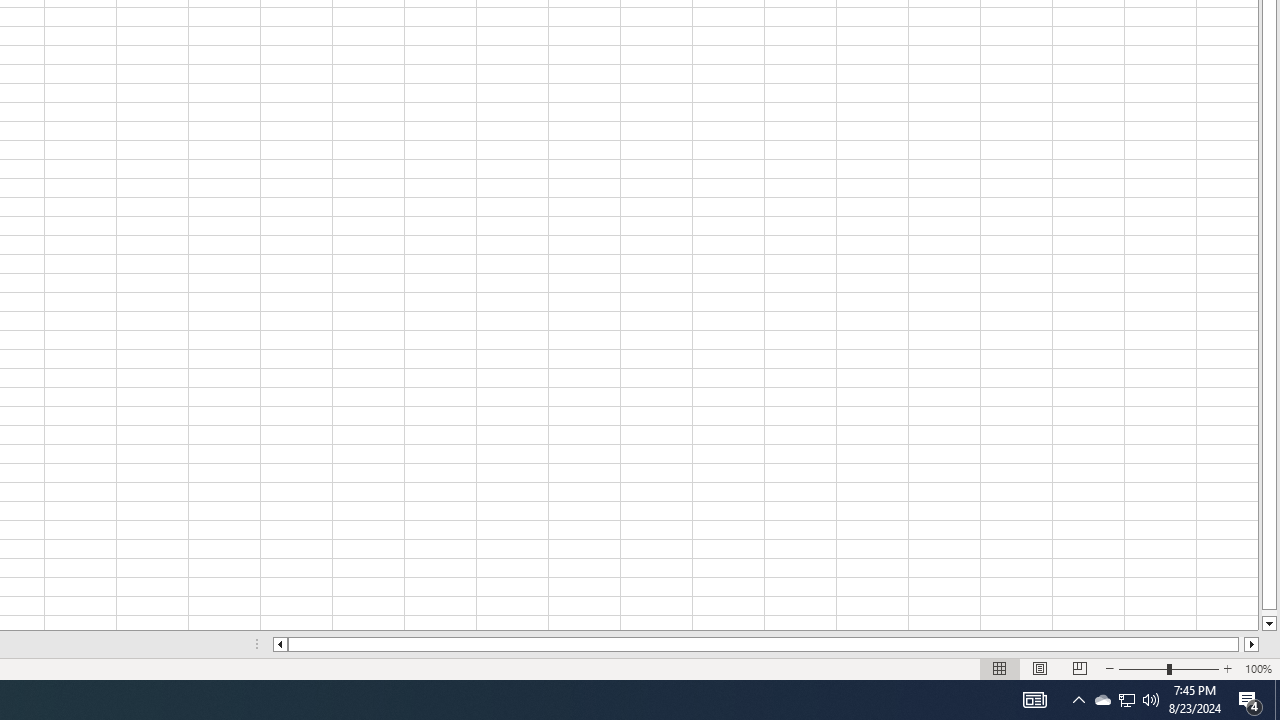 Image resolution: width=1280 pixels, height=720 pixels. What do you see at coordinates (1143, 669) in the screenshot?
I see `'Zoom Out'` at bounding box center [1143, 669].